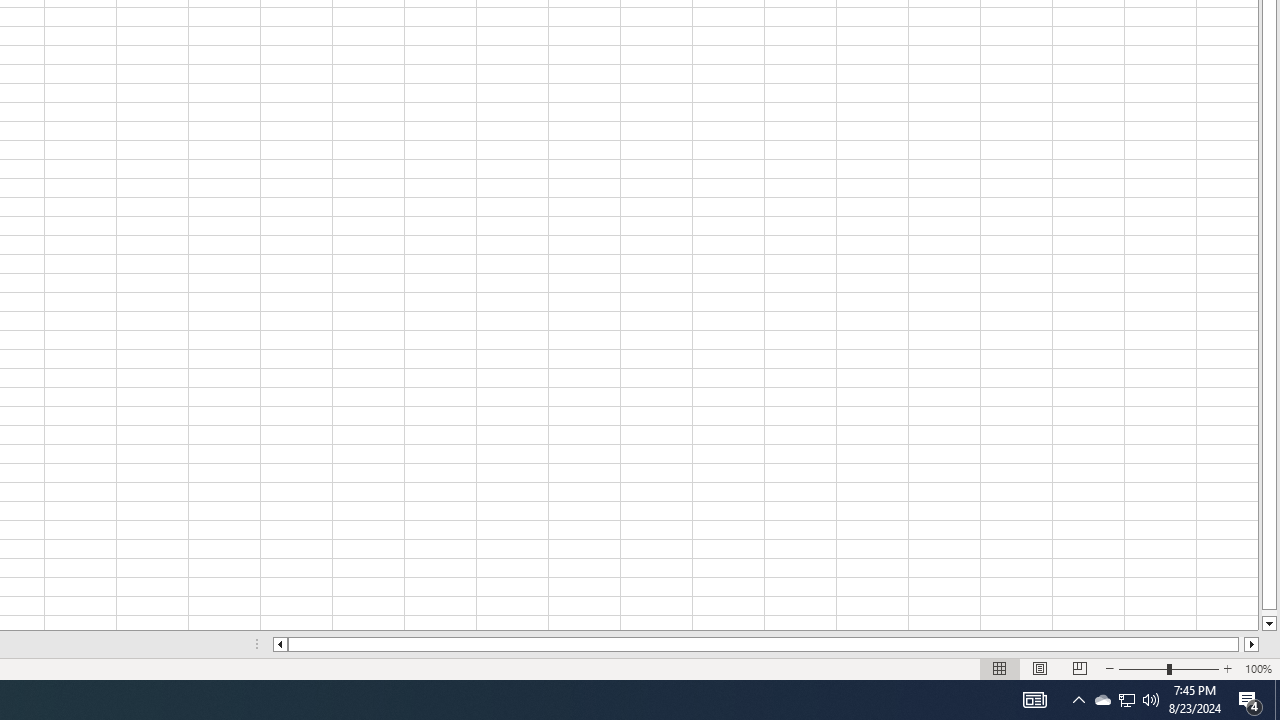 Image resolution: width=1280 pixels, height=720 pixels. What do you see at coordinates (1143, 669) in the screenshot?
I see `'Zoom Out'` at bounding box center [1143, 669].